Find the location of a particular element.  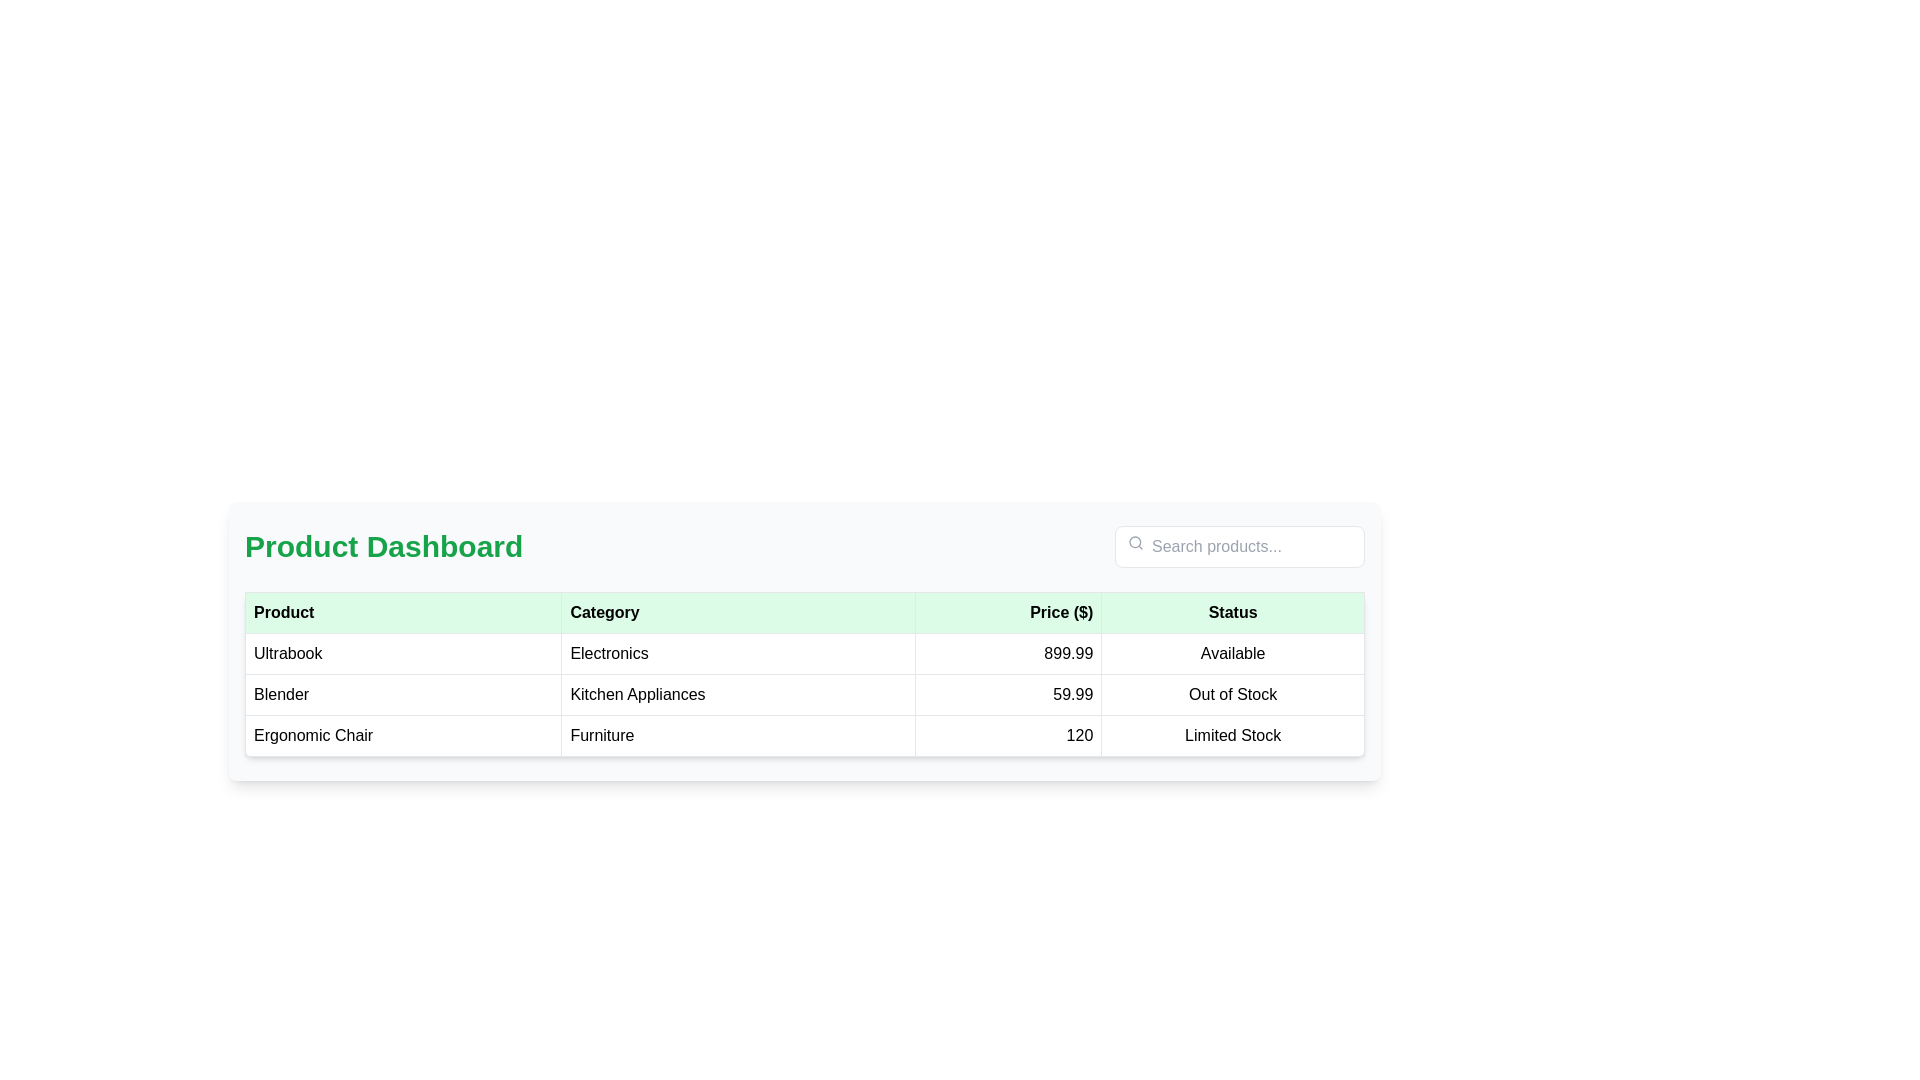

the static text label that serves as a header or title, positioned on the left side of the header bar section is located at coordinates (384, 547).